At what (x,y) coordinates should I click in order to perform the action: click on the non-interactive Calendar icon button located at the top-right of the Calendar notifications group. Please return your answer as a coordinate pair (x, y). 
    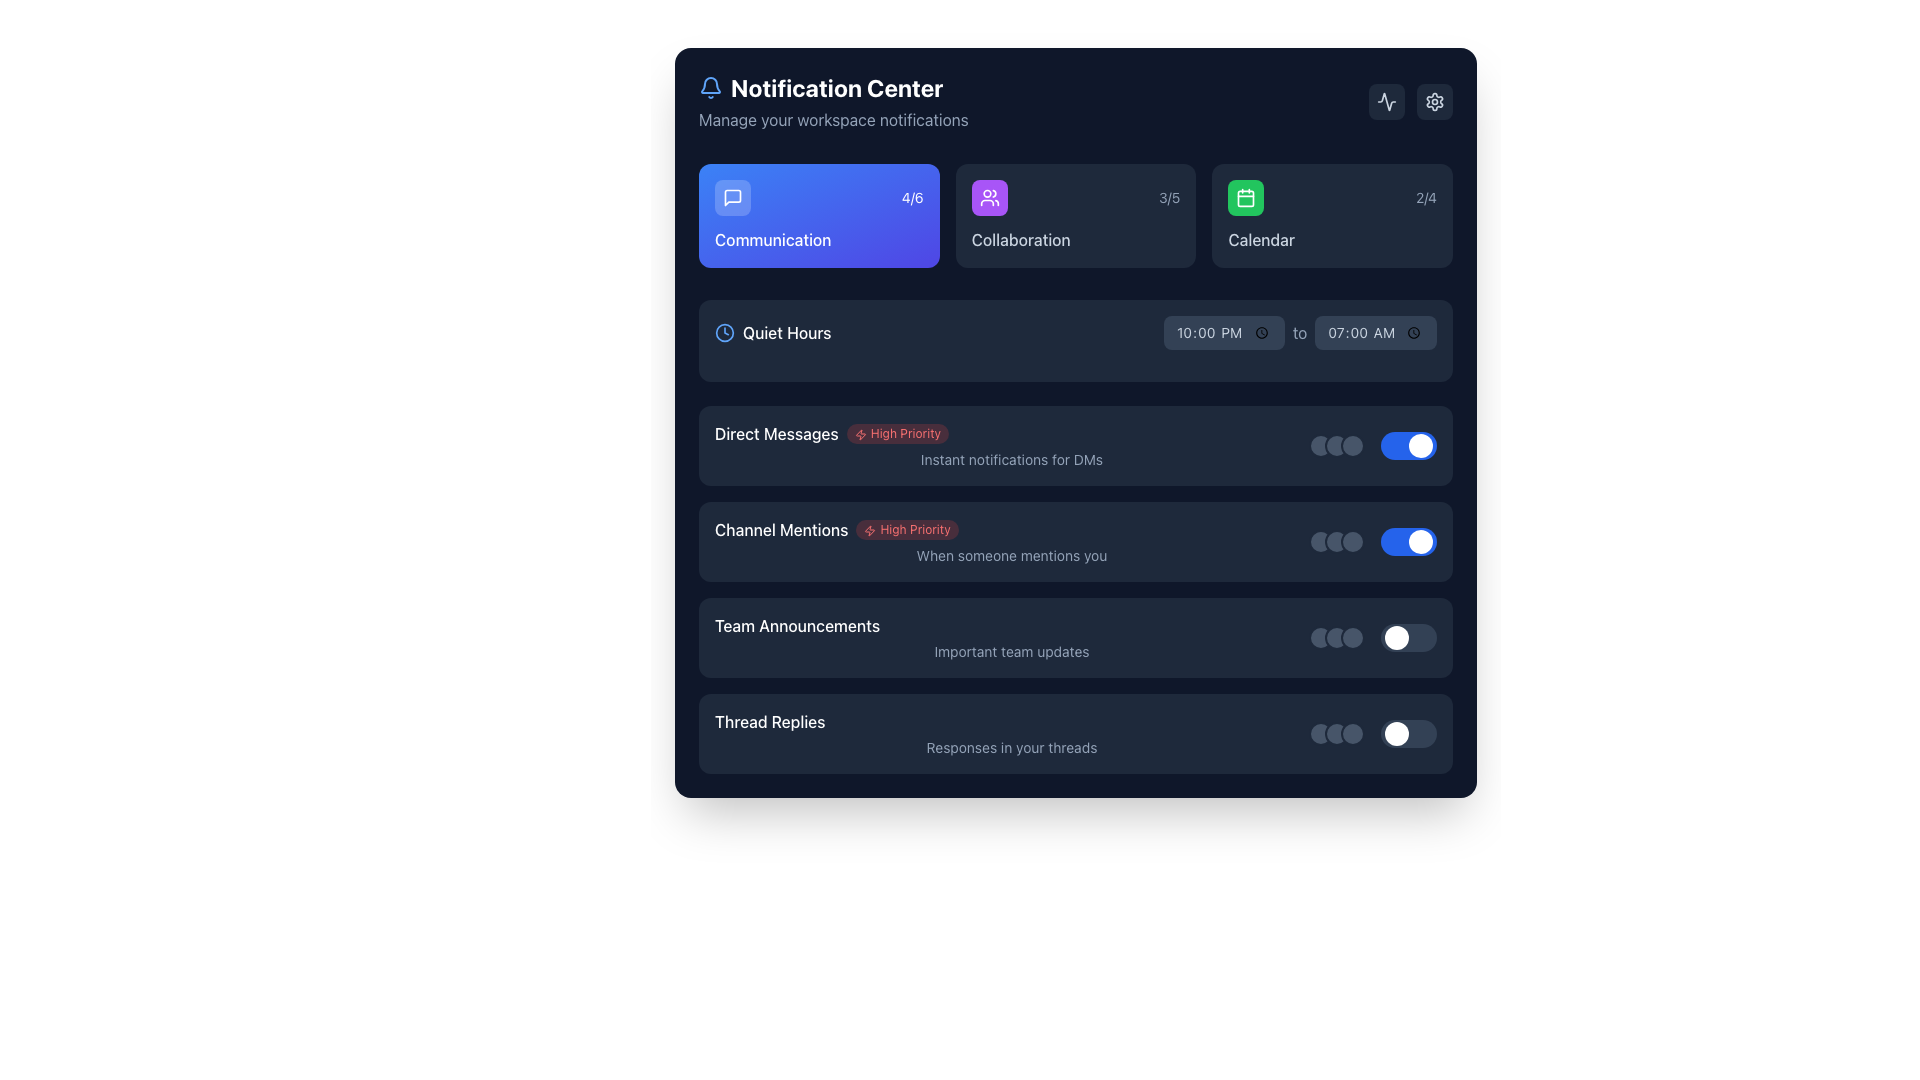
    Looking at the image, I should click on (1245, 197).